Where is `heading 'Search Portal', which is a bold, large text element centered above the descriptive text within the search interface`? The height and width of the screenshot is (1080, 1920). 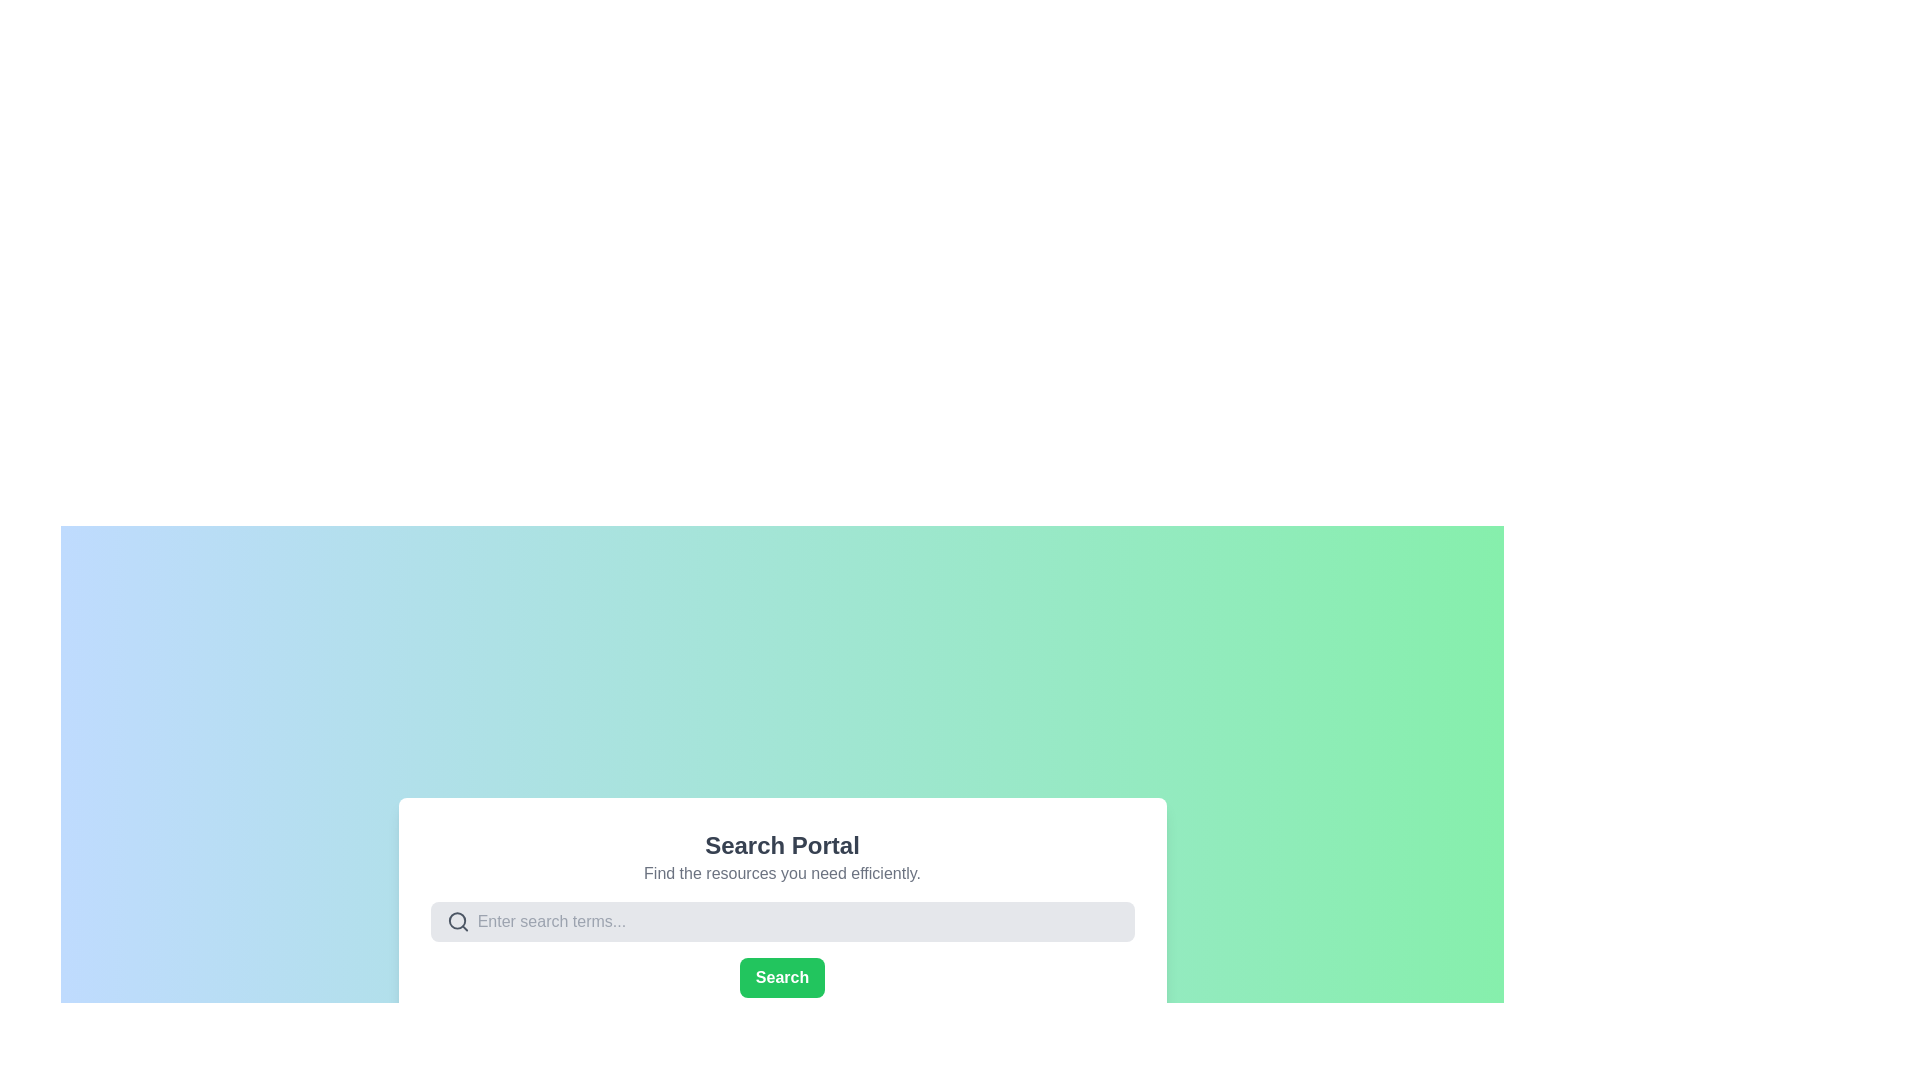 heading 'Search Portal', which is a bold, large text element centered above the descriptive text within the search interface is located at coordinates (781, 845).